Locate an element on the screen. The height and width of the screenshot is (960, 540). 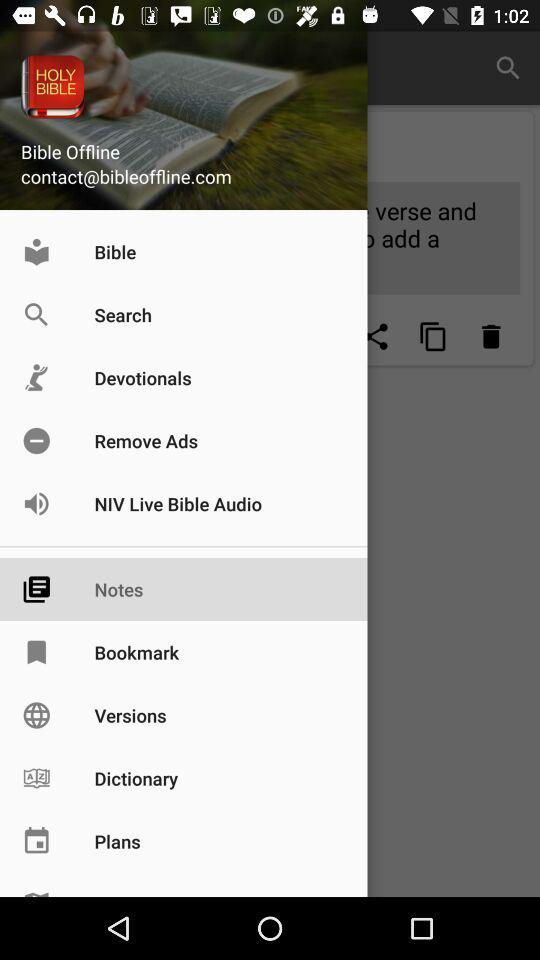
share icon is located at coordinates (376, 336).